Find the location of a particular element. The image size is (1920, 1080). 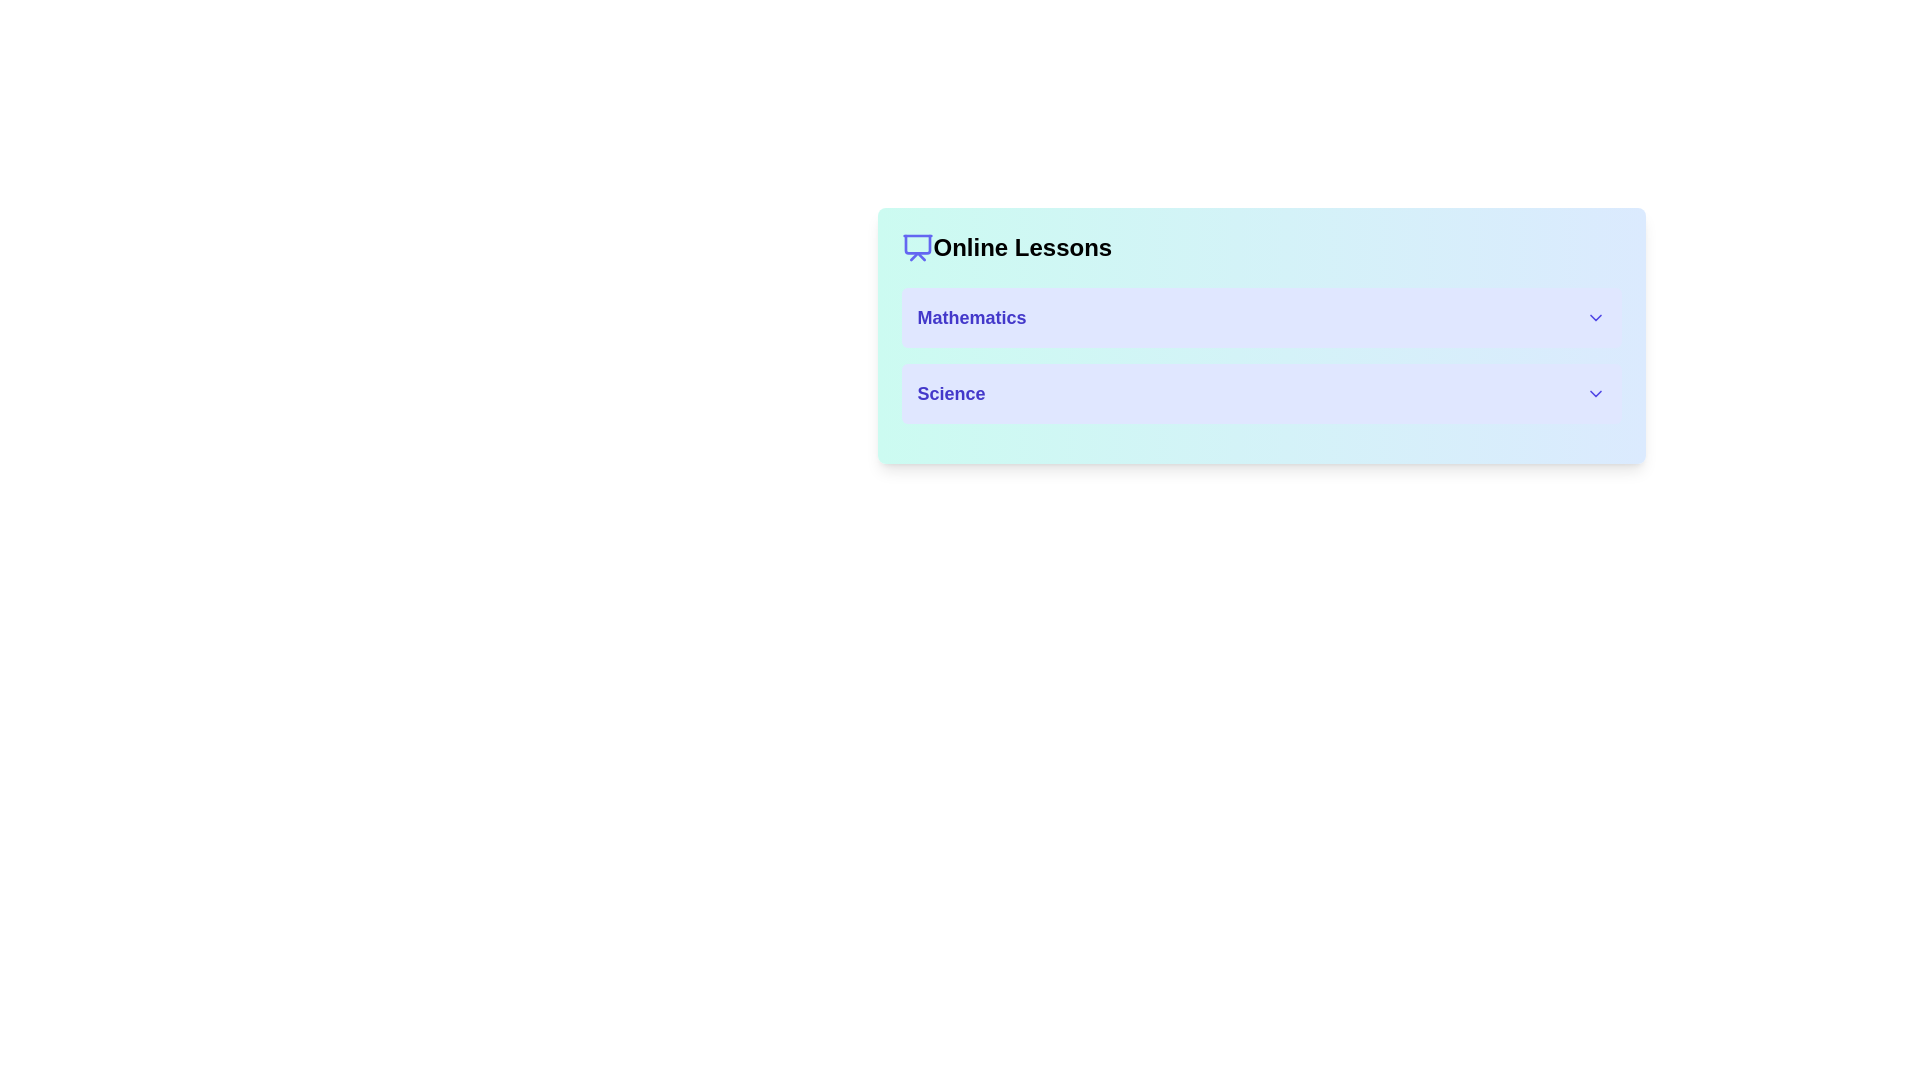

the downward-pointing chevron icon indicating a dropdown for the 'Mathematics' label, which is indigo colored and outlined, positioned to the far right of the label is located at coordinates (1594, 316).